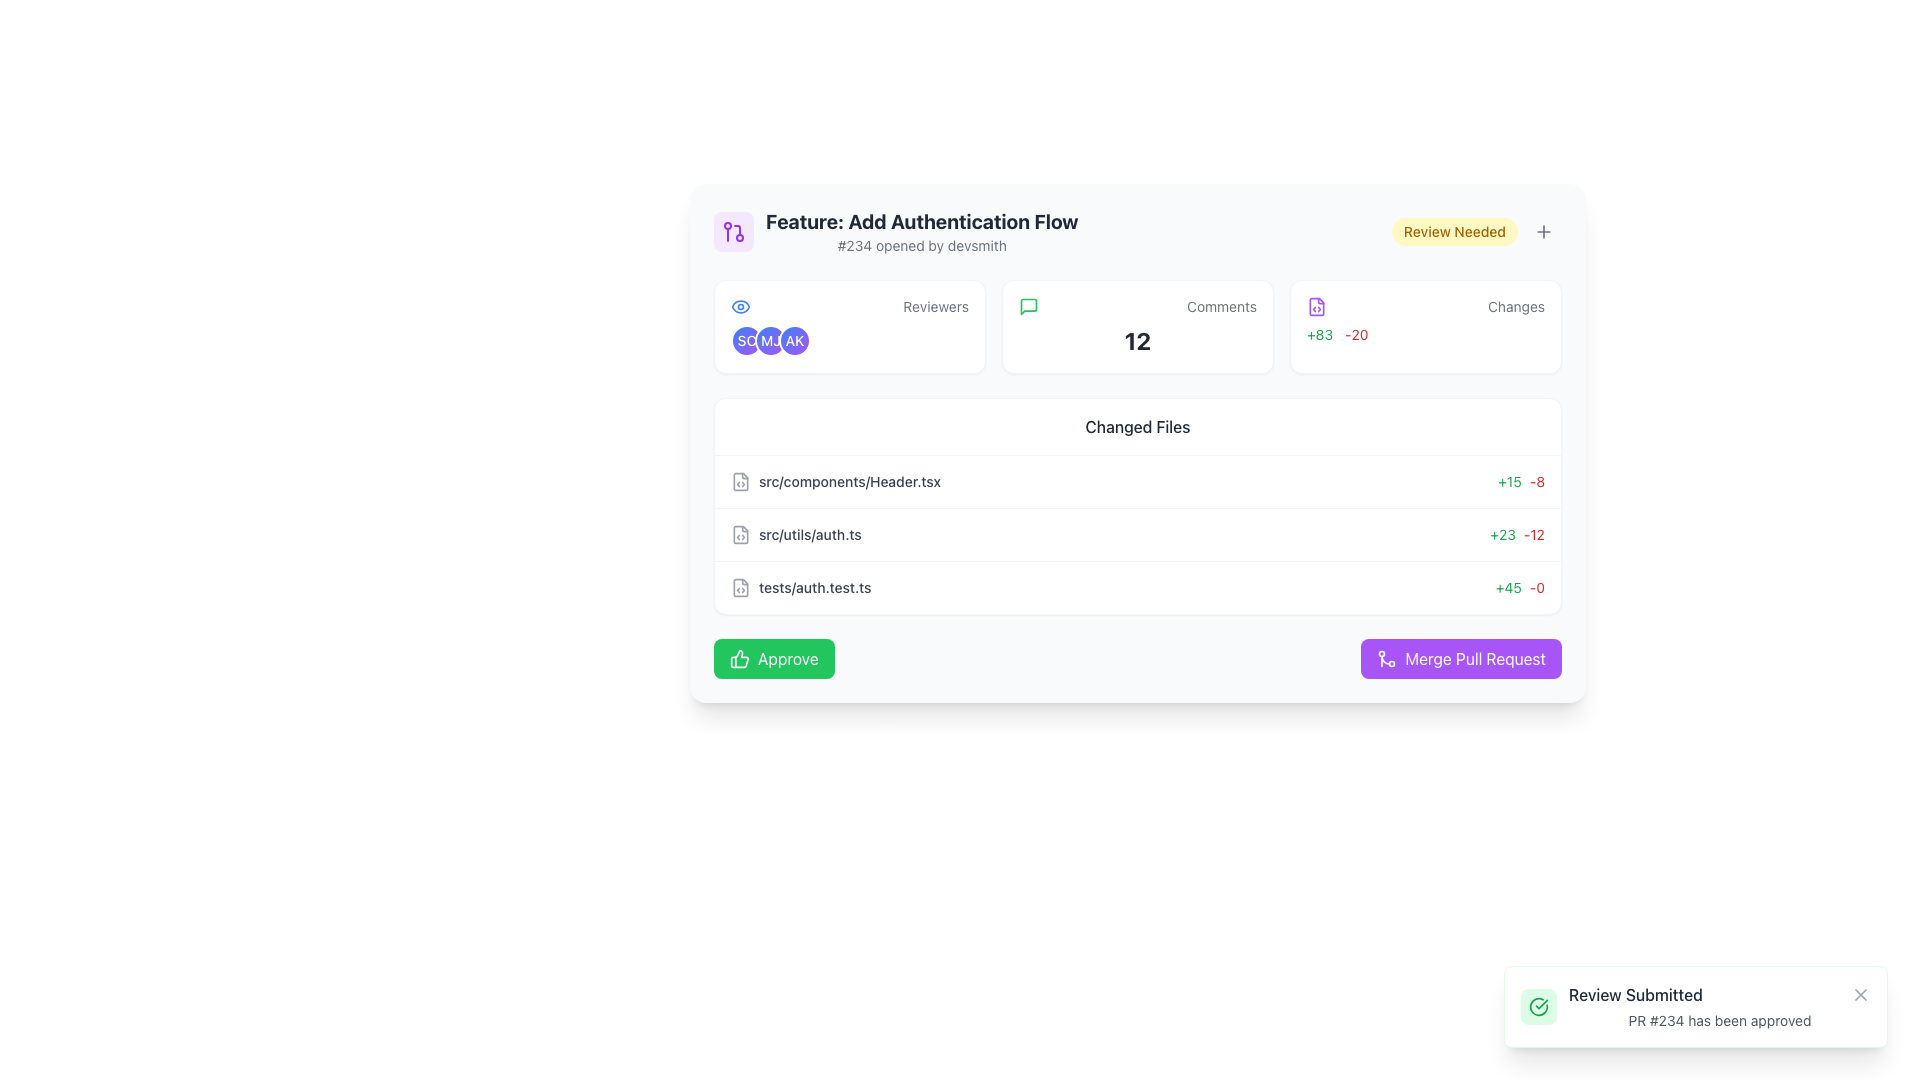 Image resolution: width=1920 pixels, height=1080 pixels. I want to click on the text label identifying the file 'tests/auth.test.ts' located in the bottom section of the changed files list in the version control system interface, so click(815, 586).